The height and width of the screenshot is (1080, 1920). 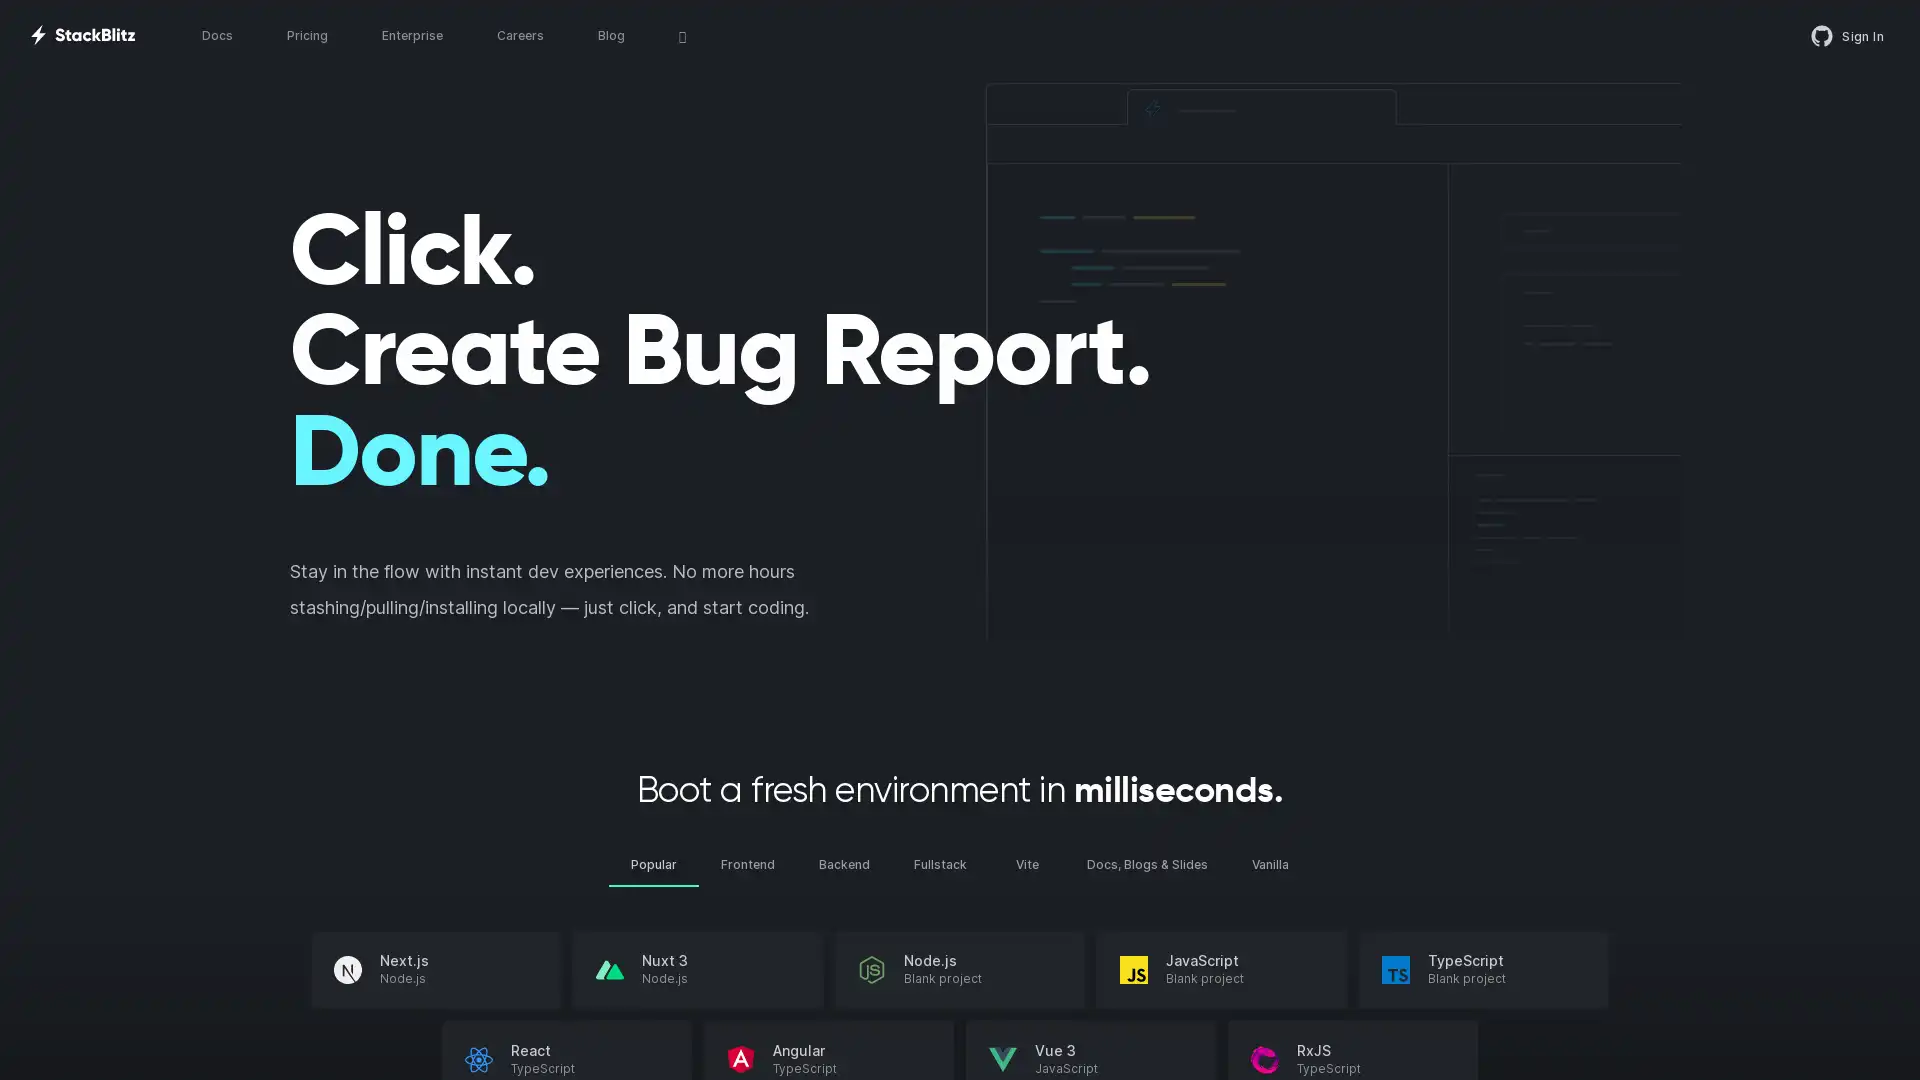 I want to click on Fullstack, so click(x=939, y=863).